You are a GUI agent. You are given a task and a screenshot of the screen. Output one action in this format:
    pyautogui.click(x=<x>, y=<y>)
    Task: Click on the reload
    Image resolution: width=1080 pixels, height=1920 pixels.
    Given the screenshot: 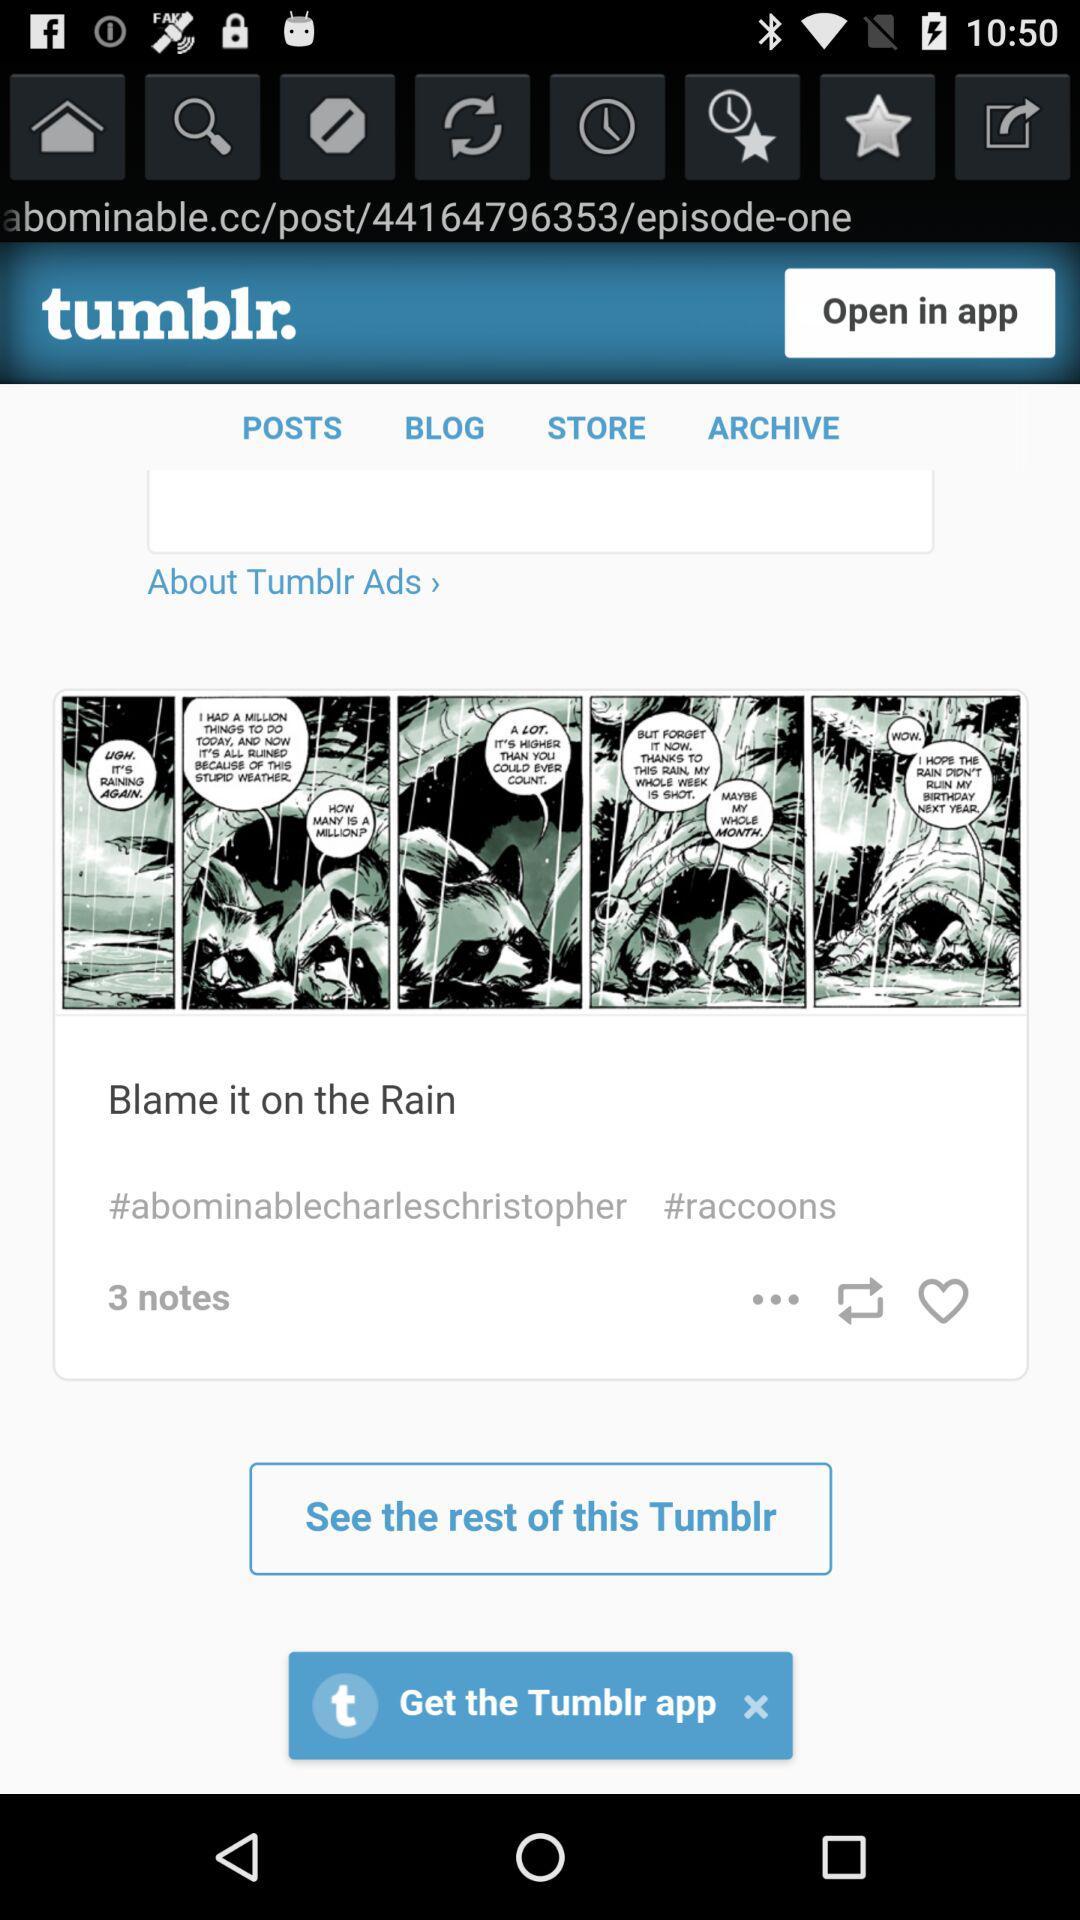 What is the action you would take?
    pyautogui.click(x=472, y=124)
    